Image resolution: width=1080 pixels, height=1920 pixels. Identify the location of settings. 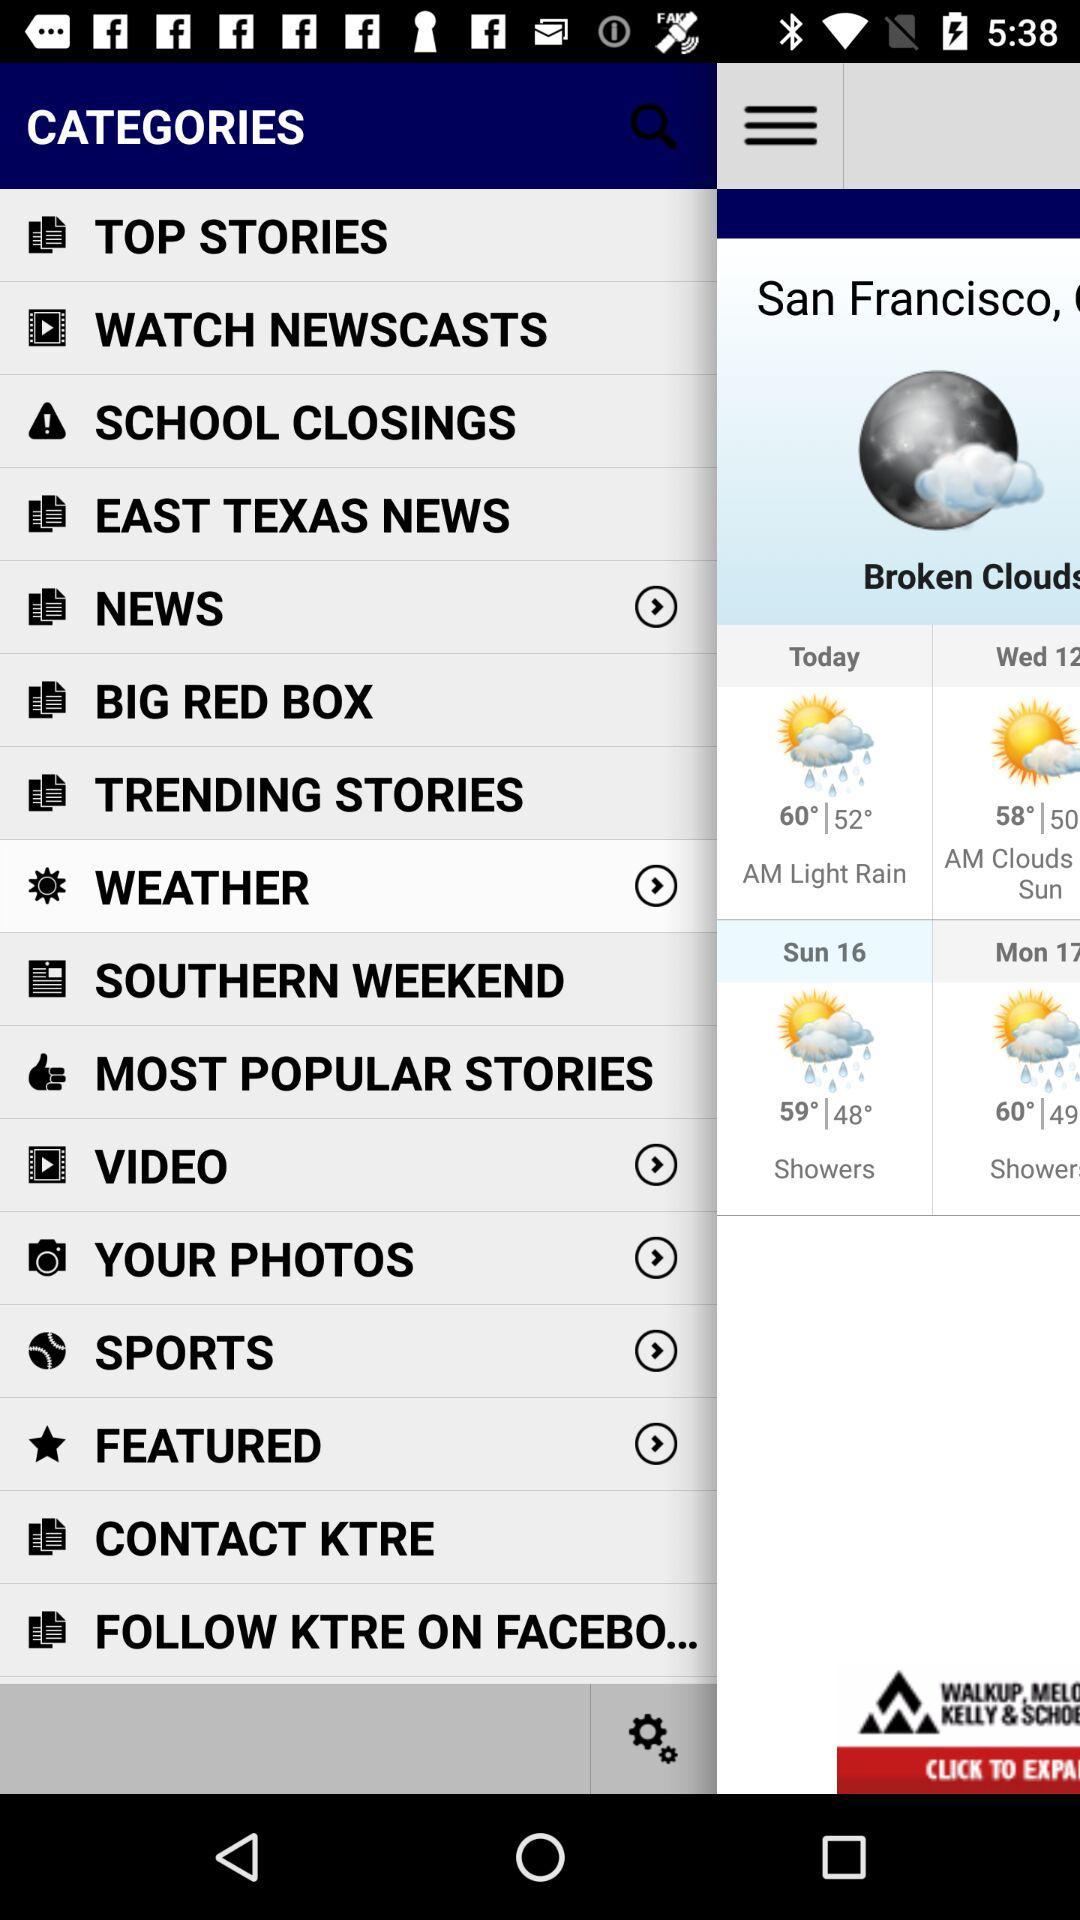
(654, 1737).